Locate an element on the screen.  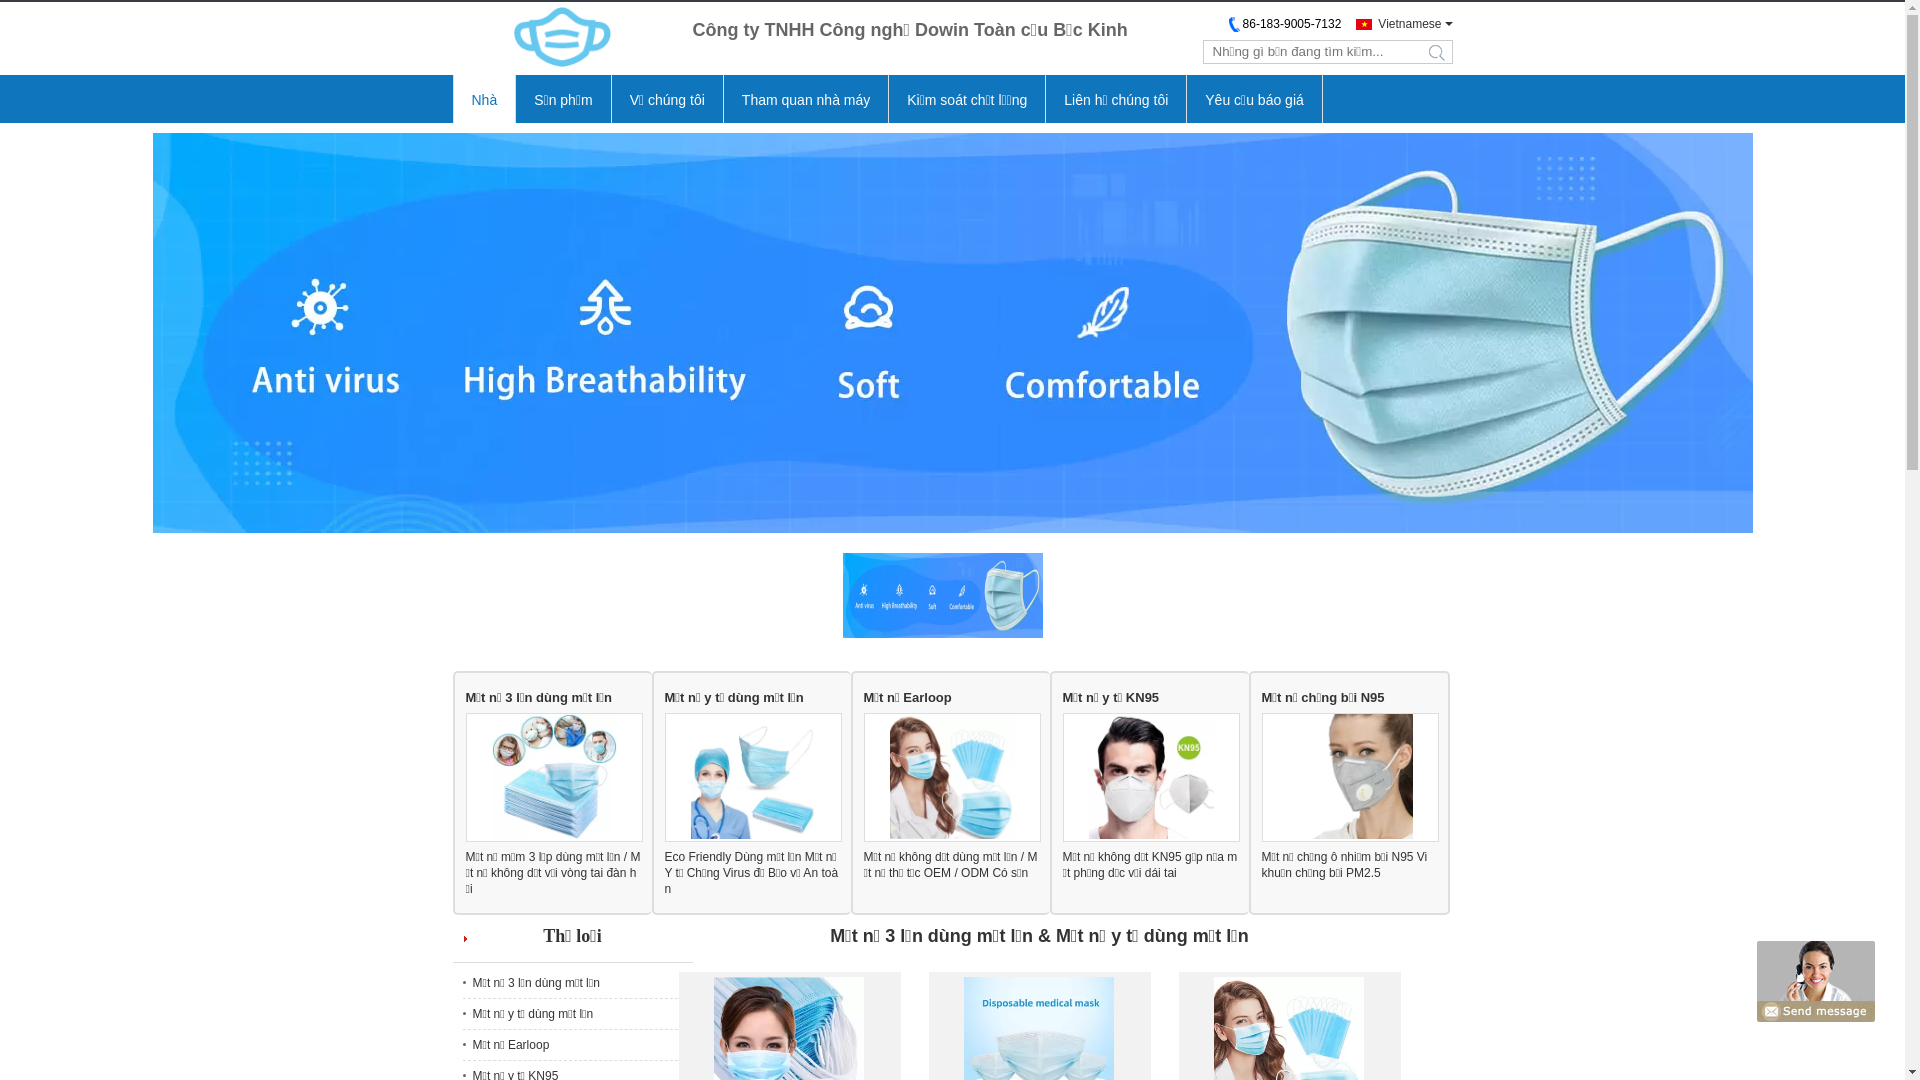
'Vietnamese' is located at coordinates (1397, 23).